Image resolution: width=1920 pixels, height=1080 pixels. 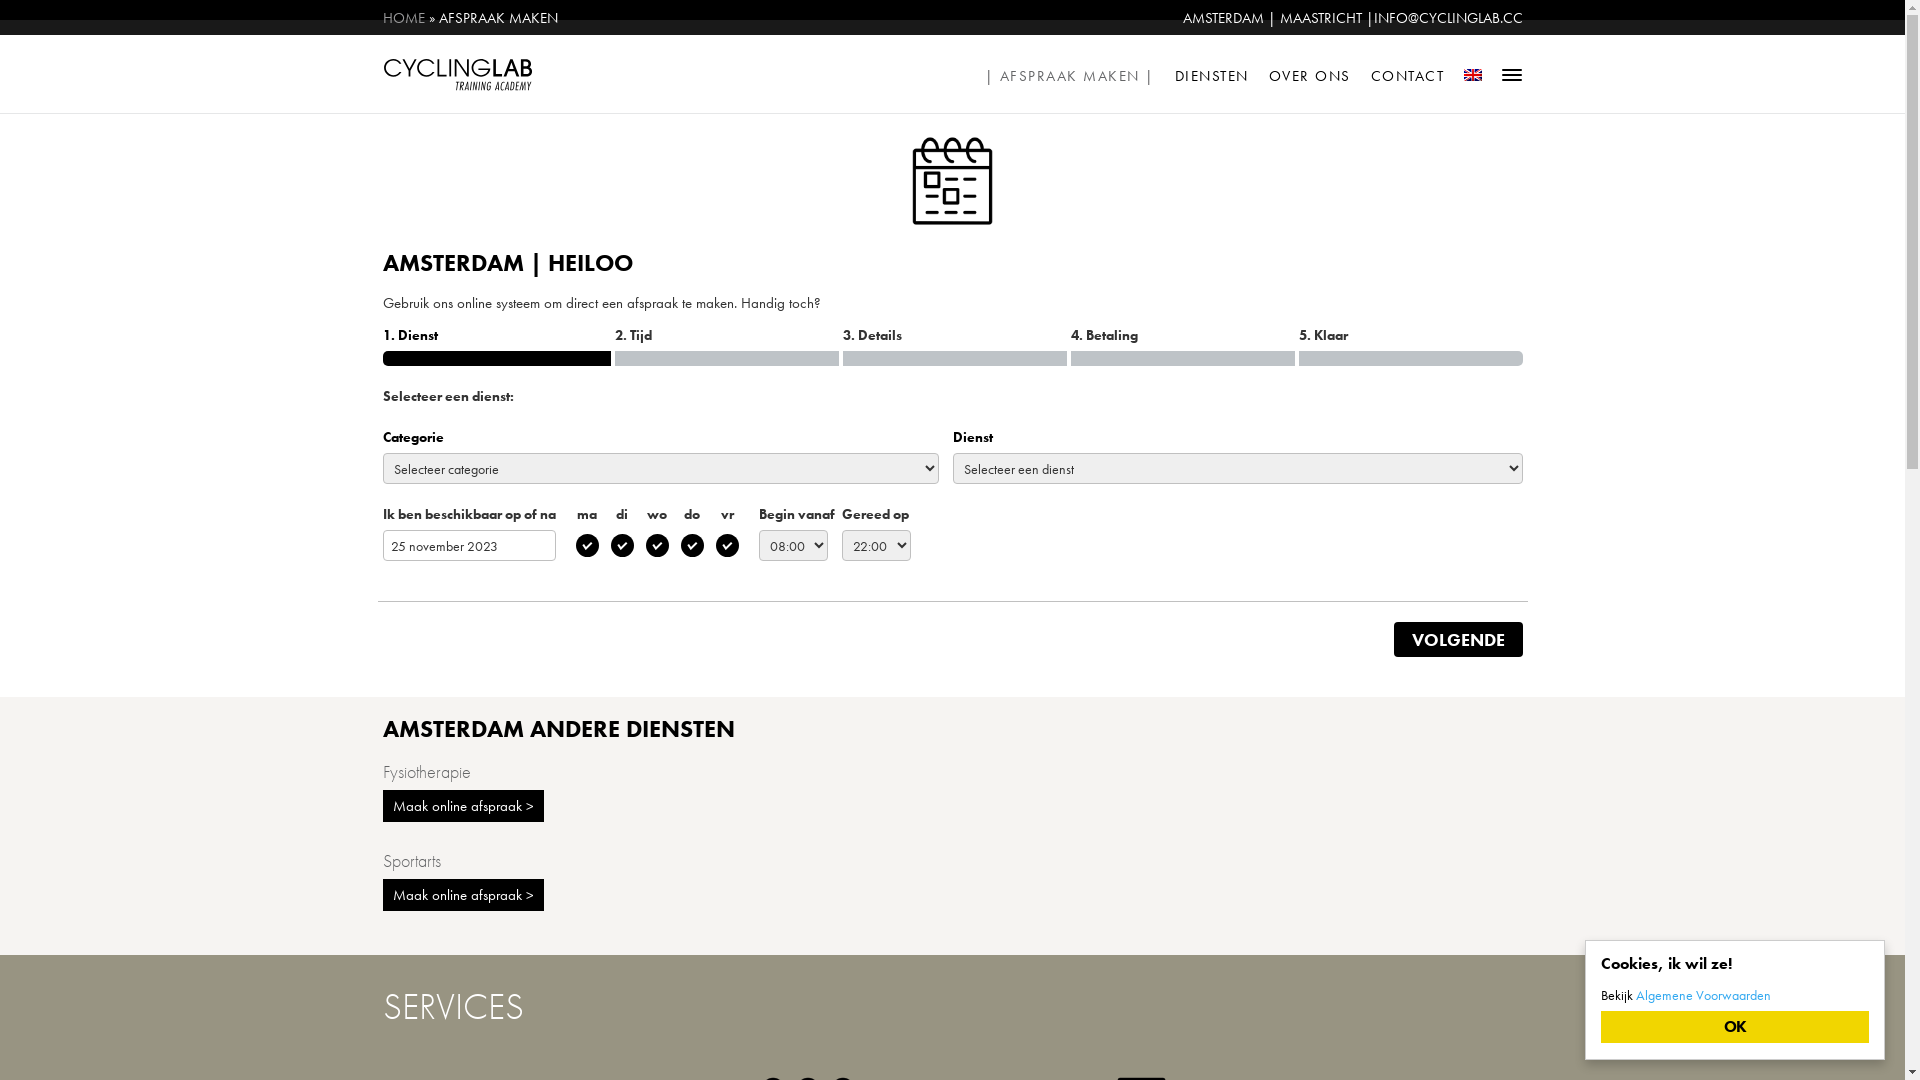 I want to click on 'Maak online afspraak >', so click(x=461, y=894).